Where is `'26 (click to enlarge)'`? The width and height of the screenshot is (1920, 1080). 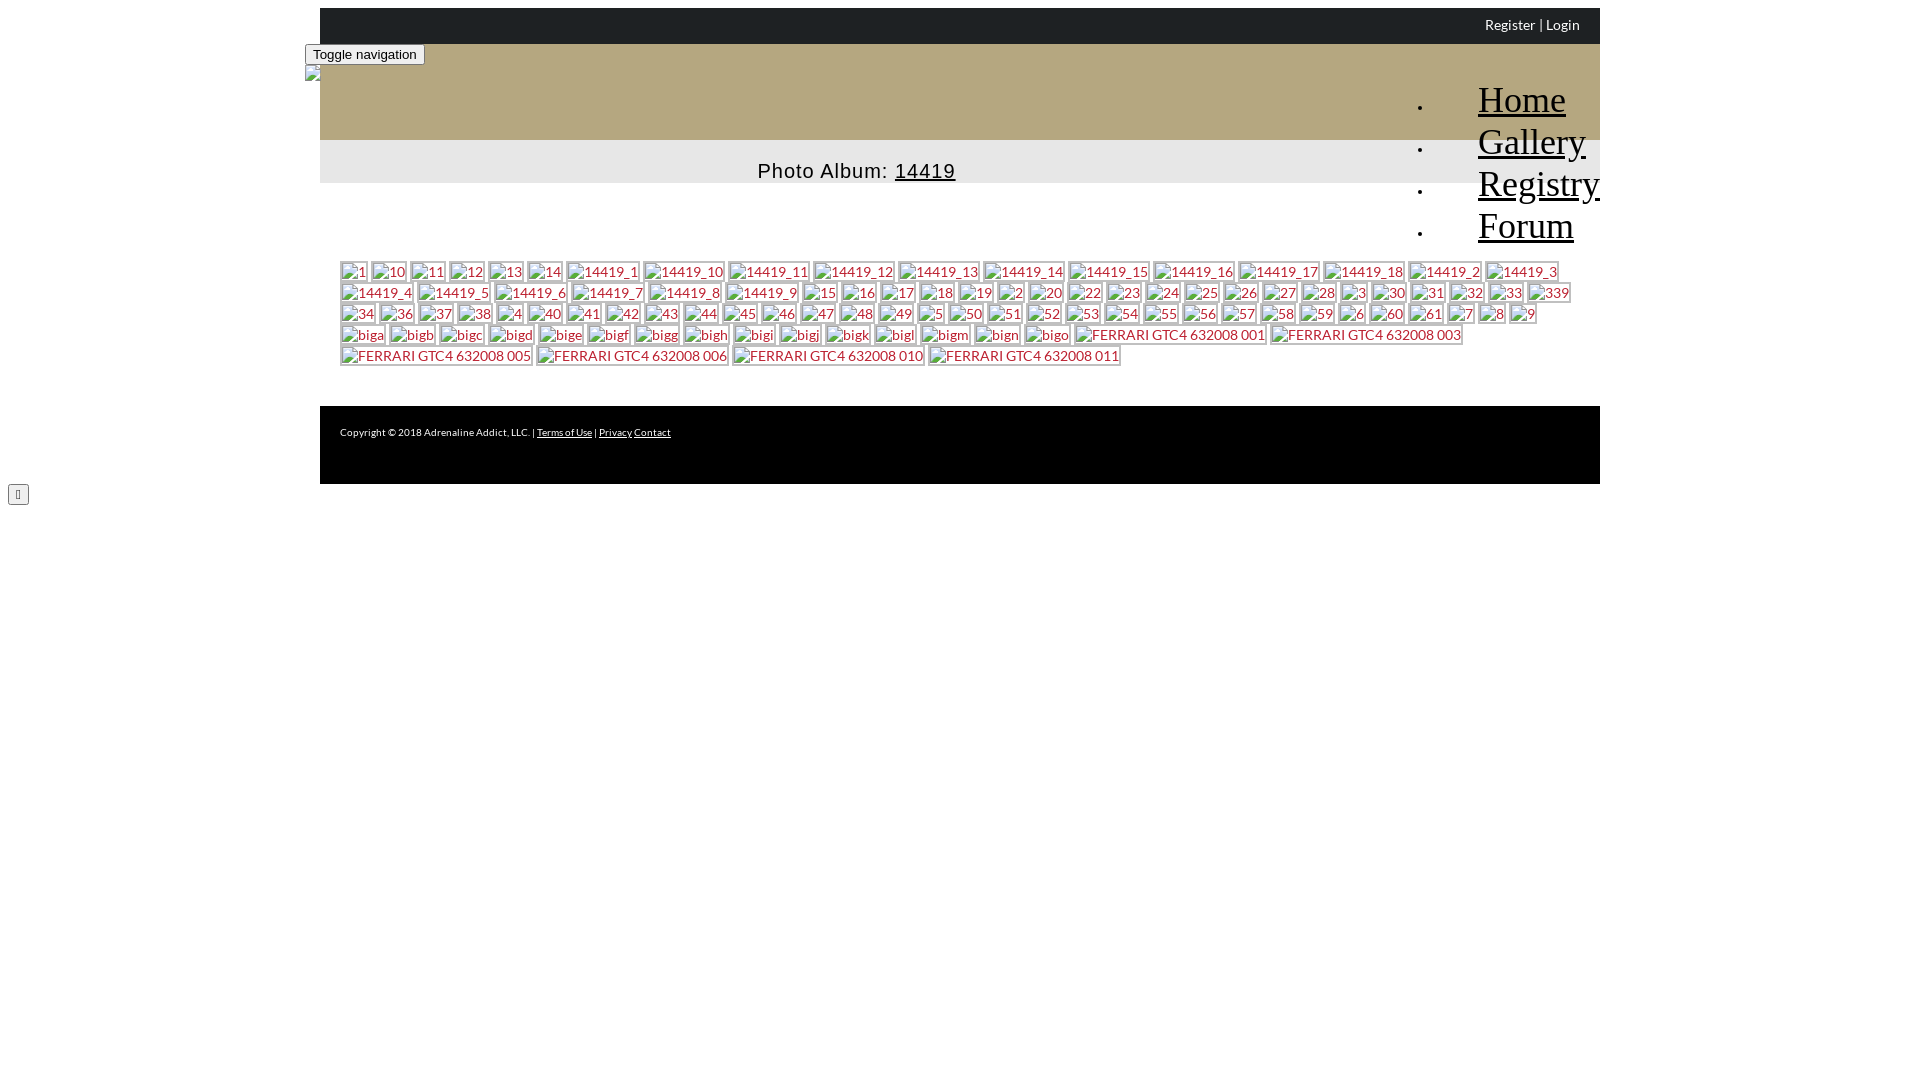
'26 (click to enlarge)' is located at coordinates (1240, 292).